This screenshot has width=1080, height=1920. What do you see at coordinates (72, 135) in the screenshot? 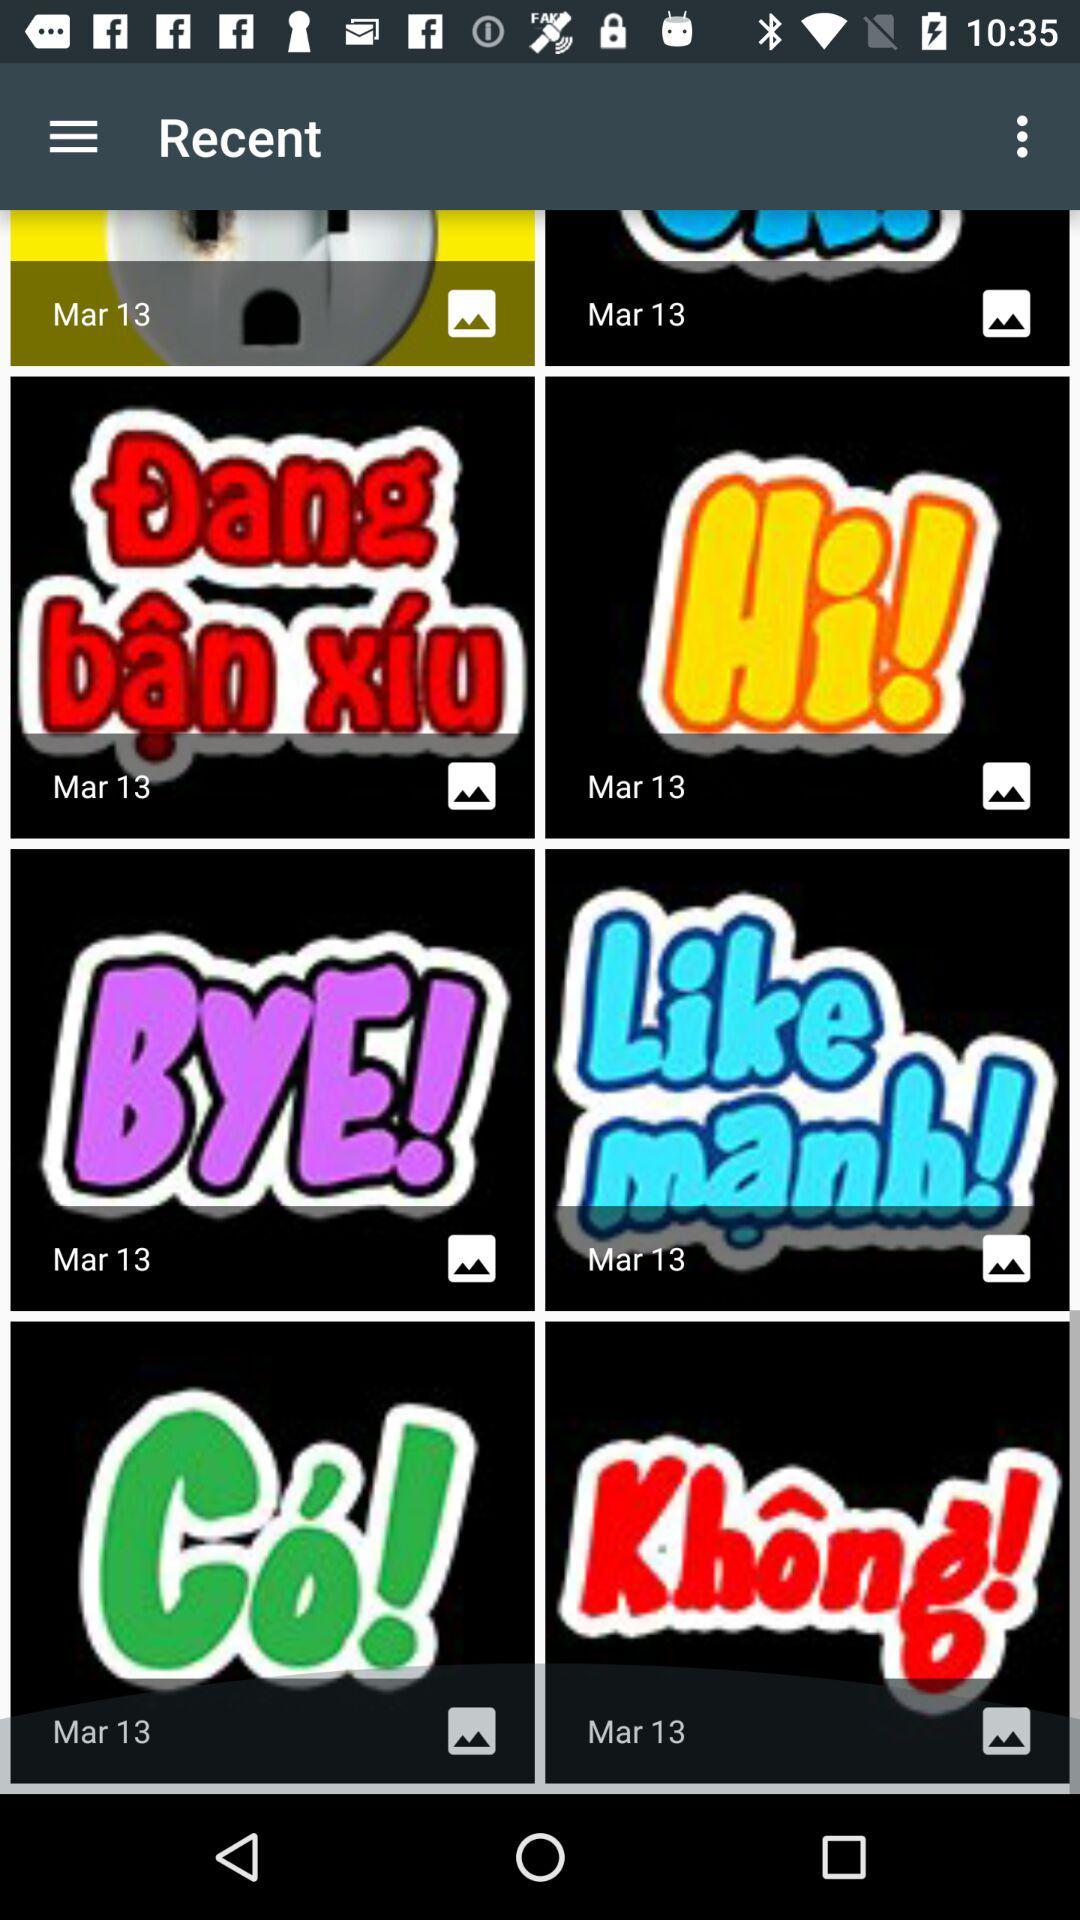
I see `the icon next to recent icon` at bounding box center [72, 135].